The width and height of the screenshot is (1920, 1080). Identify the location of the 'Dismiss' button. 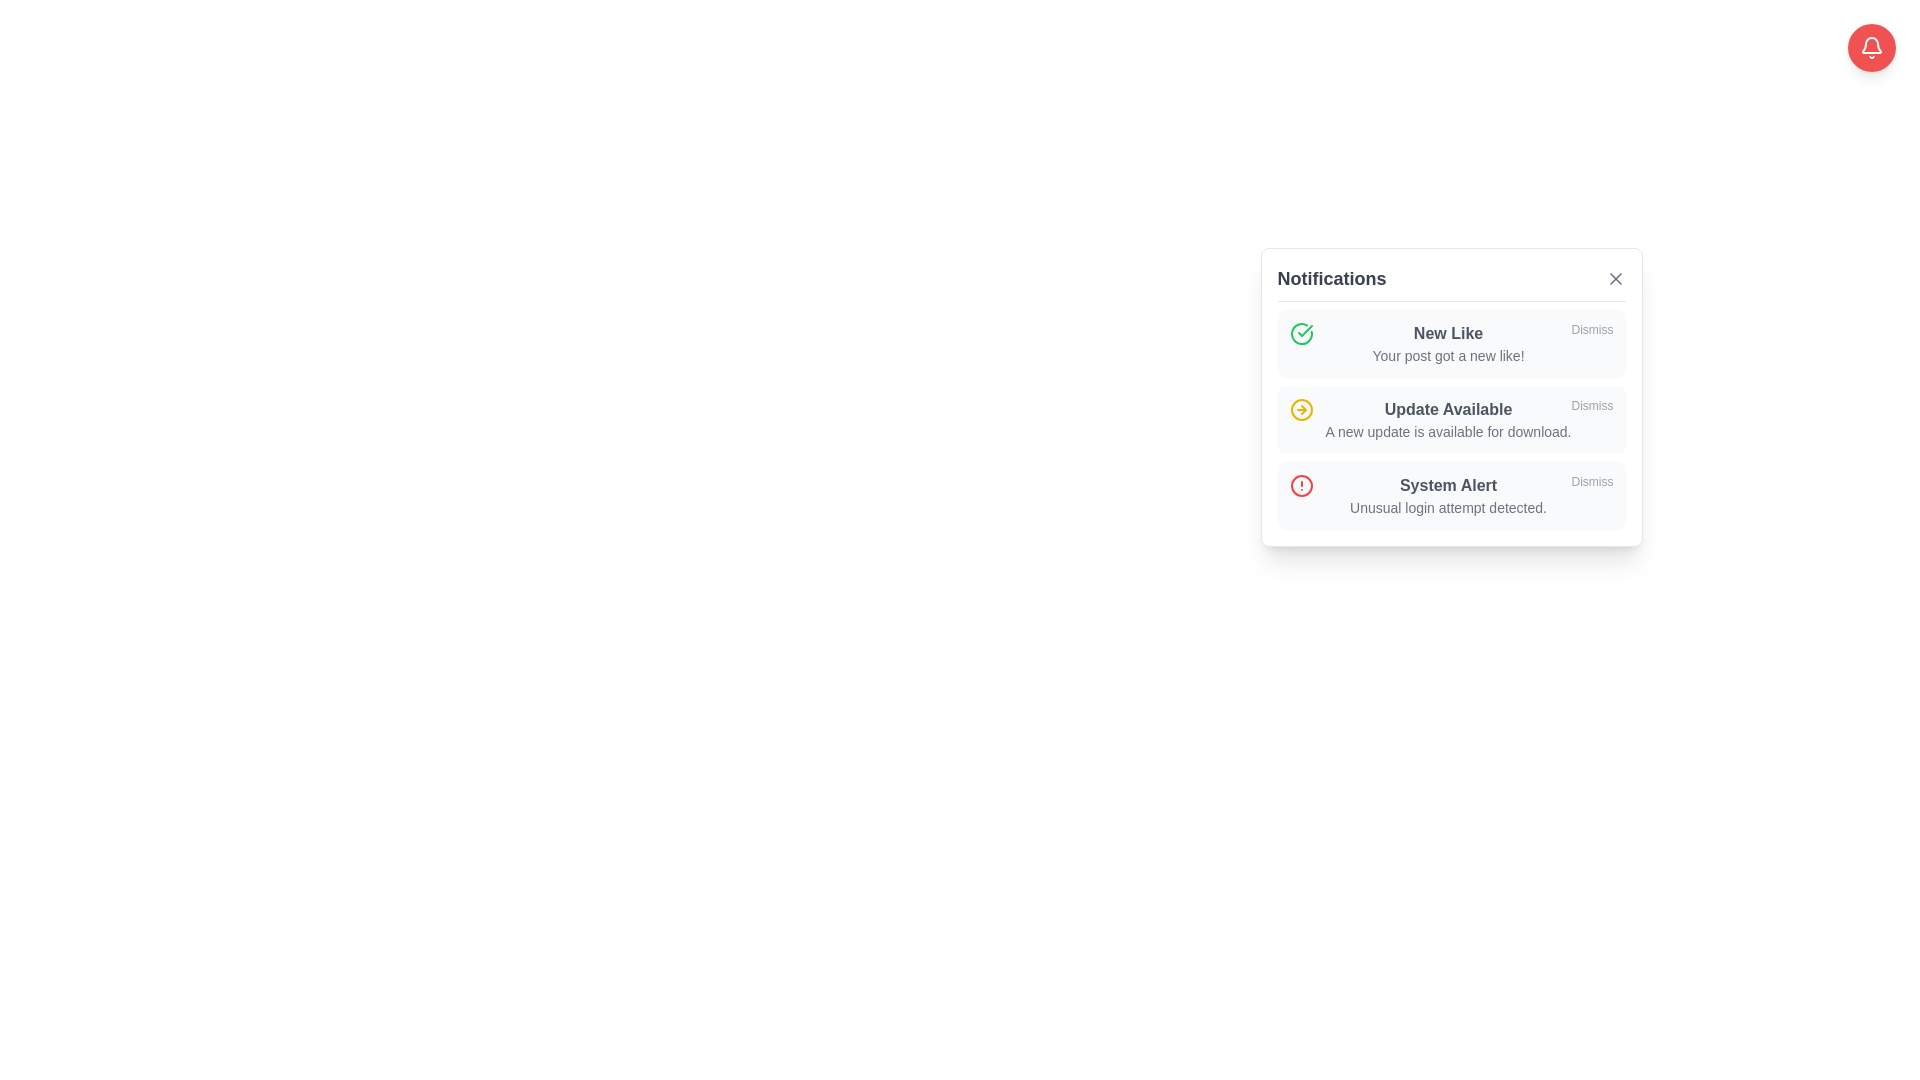
(1591, 482).